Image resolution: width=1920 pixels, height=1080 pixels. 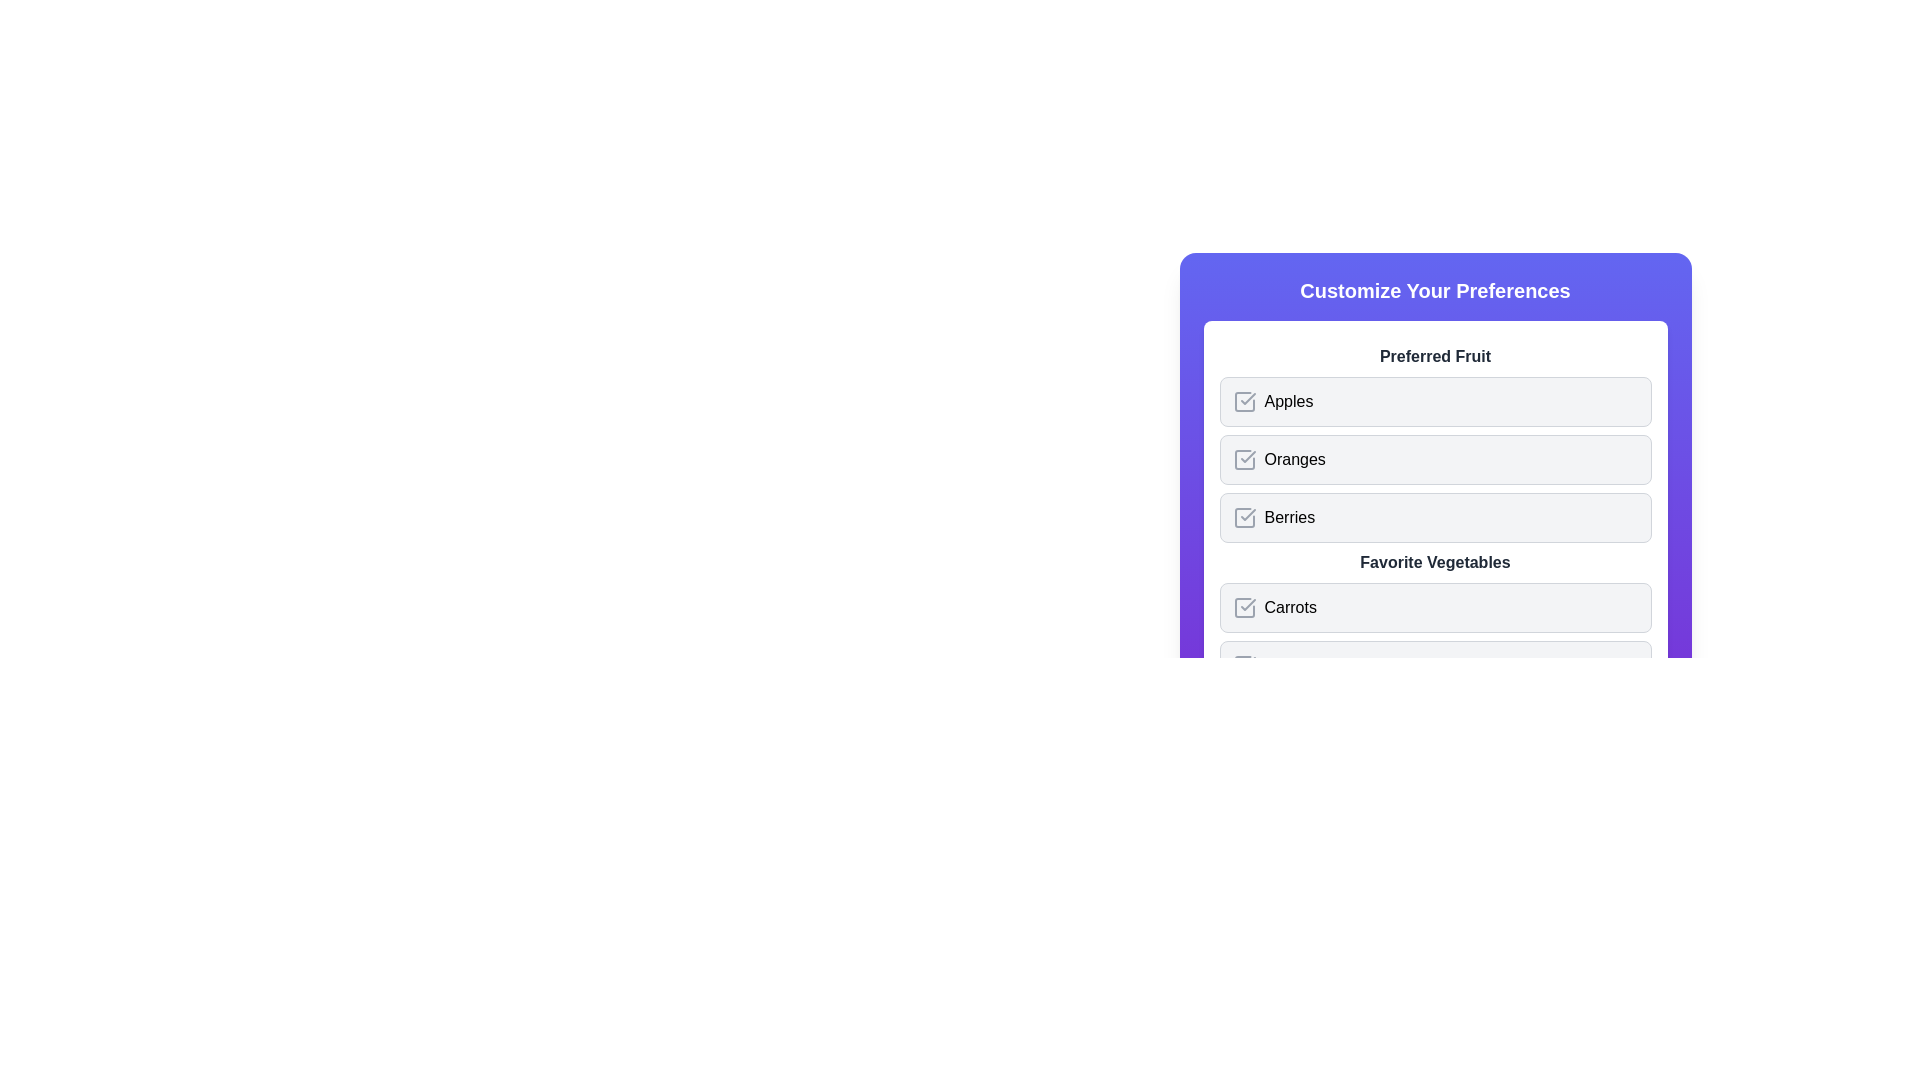 What do you see at coordinates (1434, 401) in the screenshot?
I see `the checkbox list item labeled 'Apples'` at bounding box center [1434, 401].